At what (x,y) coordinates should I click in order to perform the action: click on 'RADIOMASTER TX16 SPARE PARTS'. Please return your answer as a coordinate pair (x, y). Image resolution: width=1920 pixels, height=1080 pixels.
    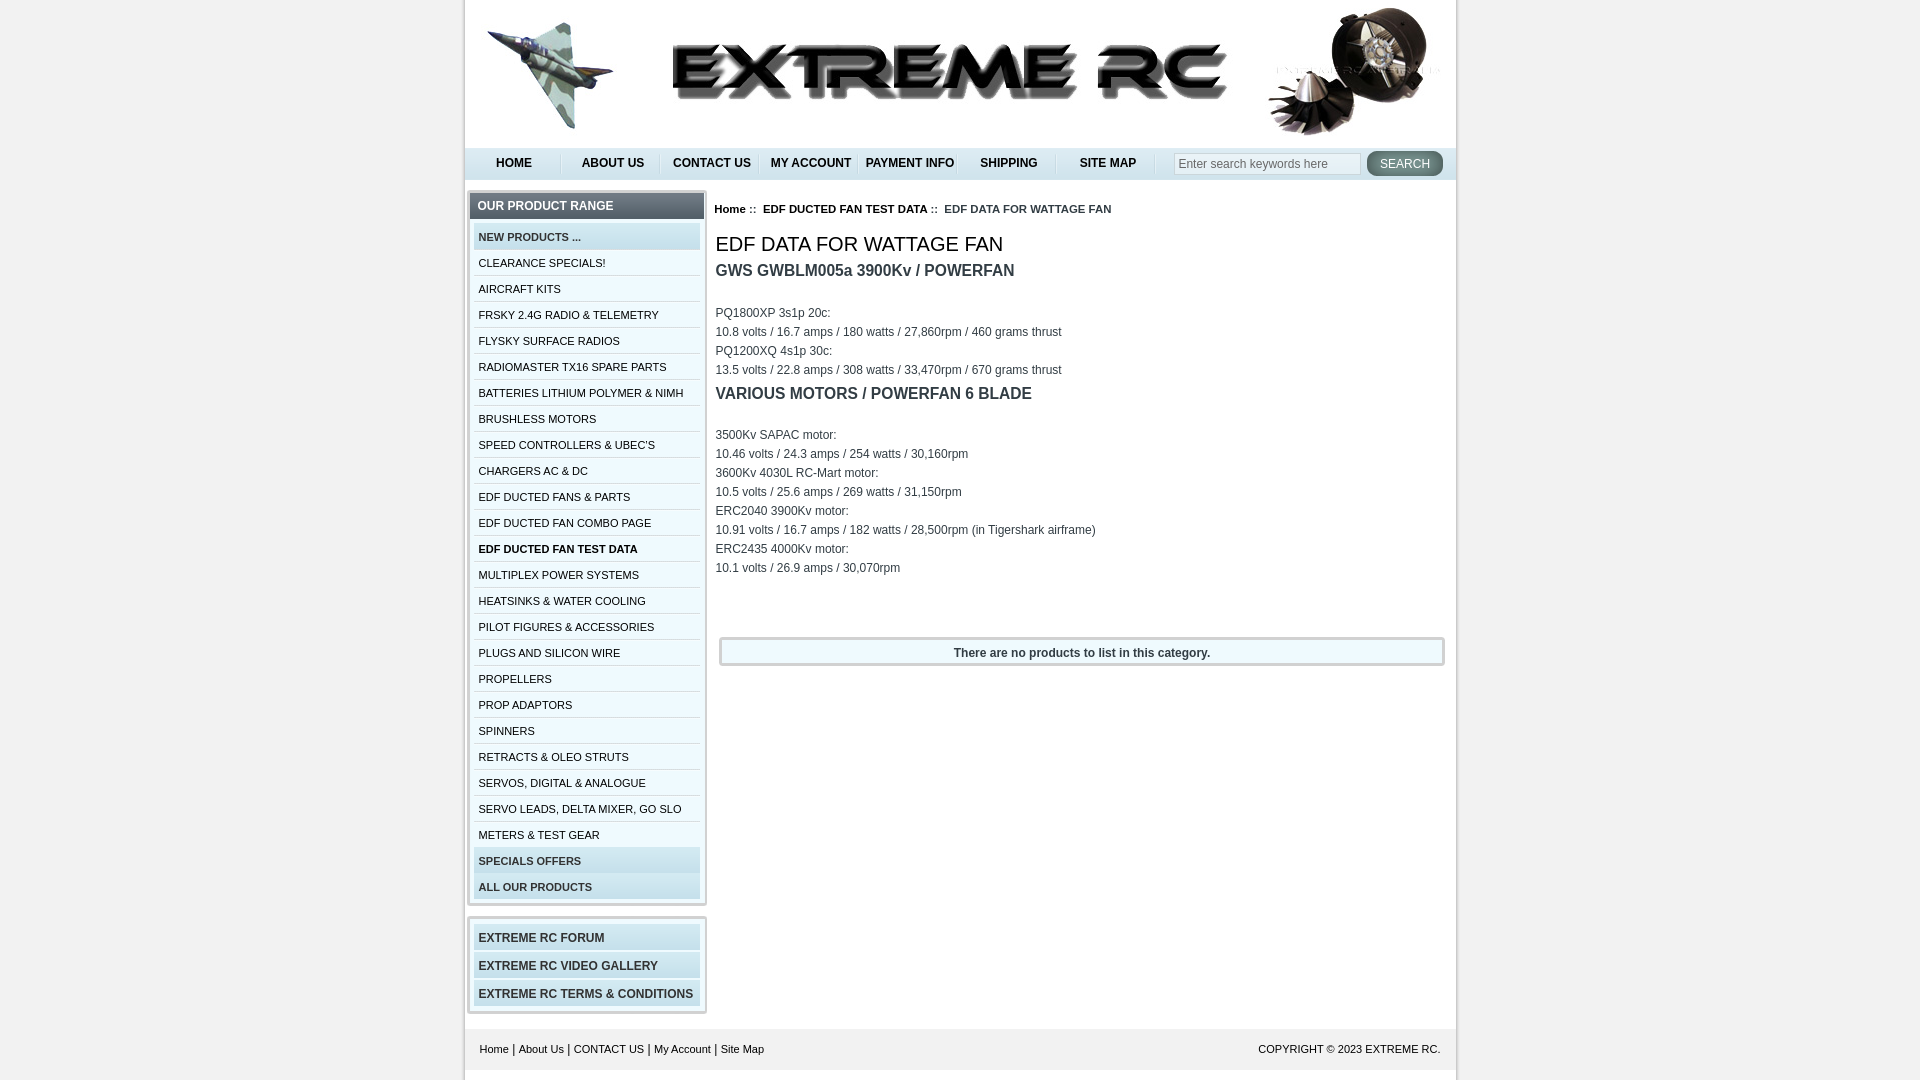
    Looking at the image, I should click on (585, 366).